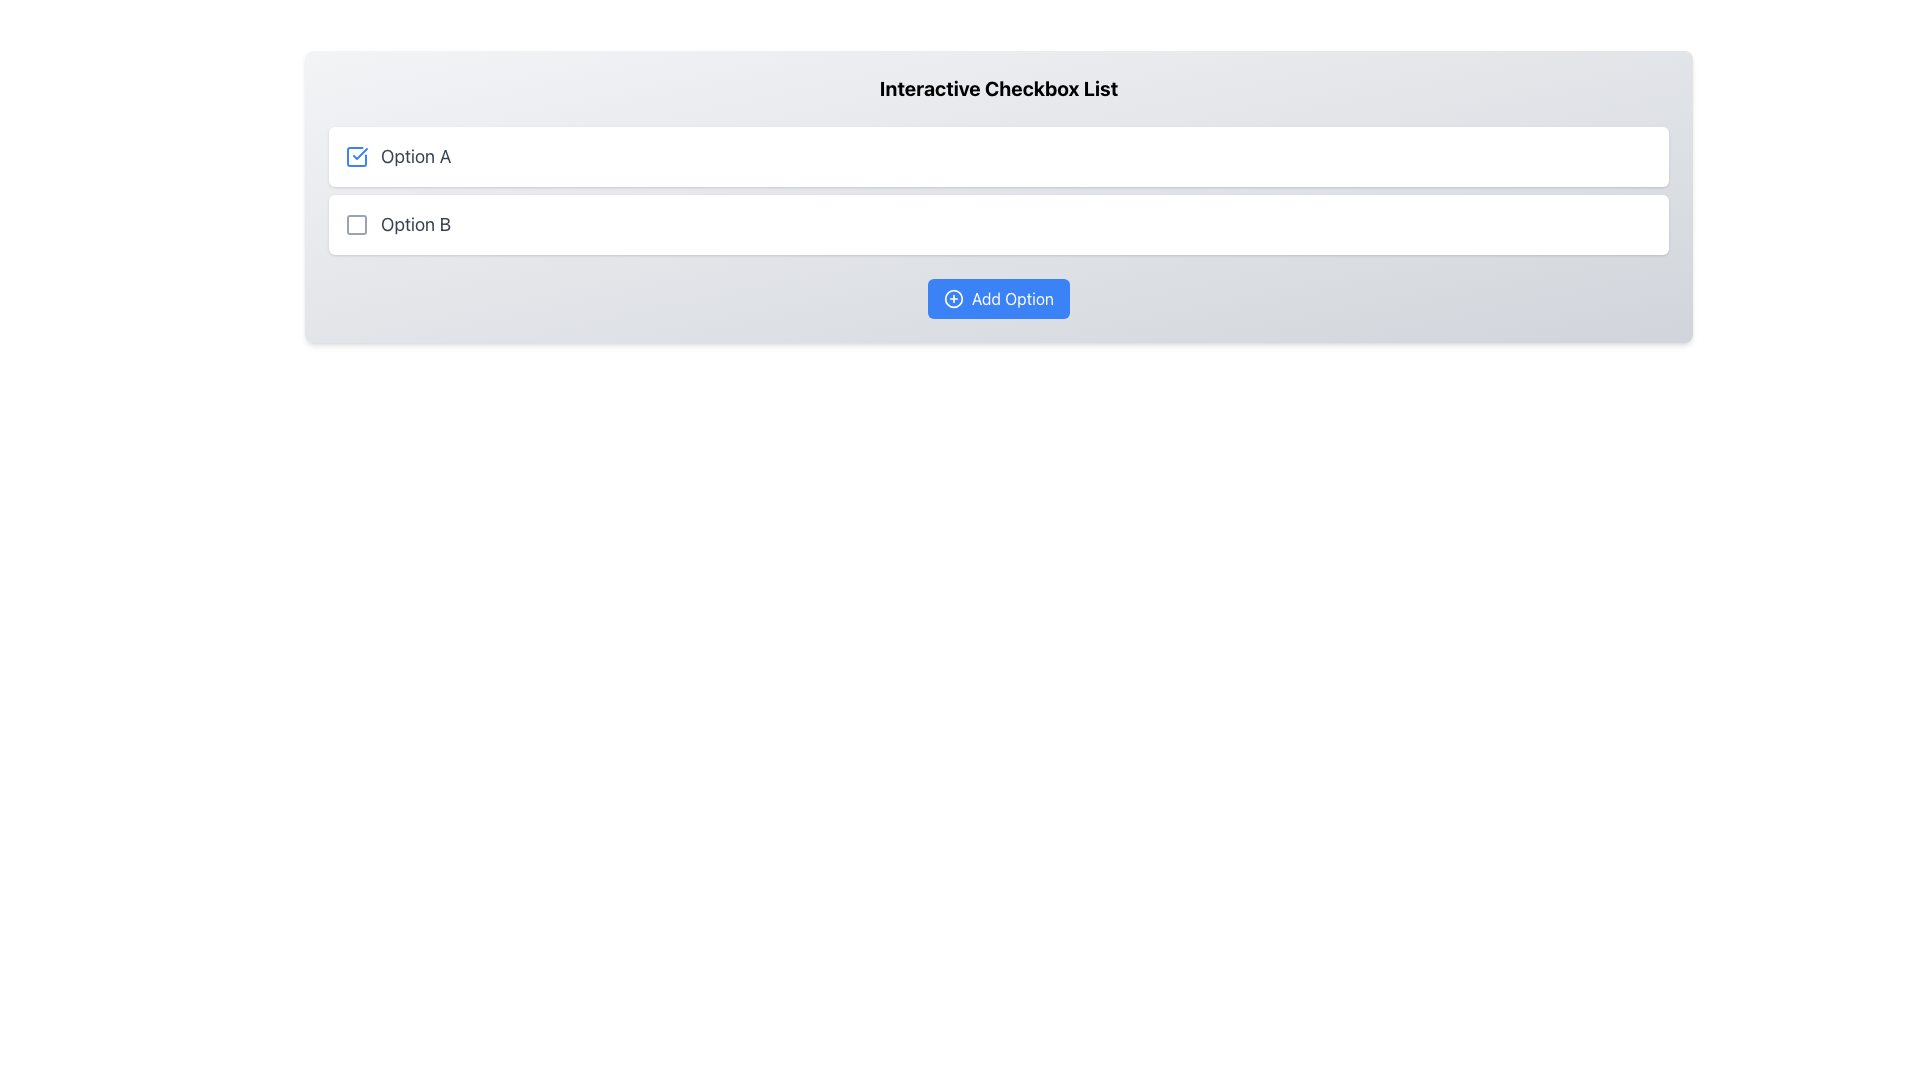 Image resolution: width=1920 pixels, height=1080 pixels. What do you see at coordinates (998, 299) in the screenshot?
I see `the blue button with a plus sign icon and 'Add Option' text` at bounding box center [998, 299].